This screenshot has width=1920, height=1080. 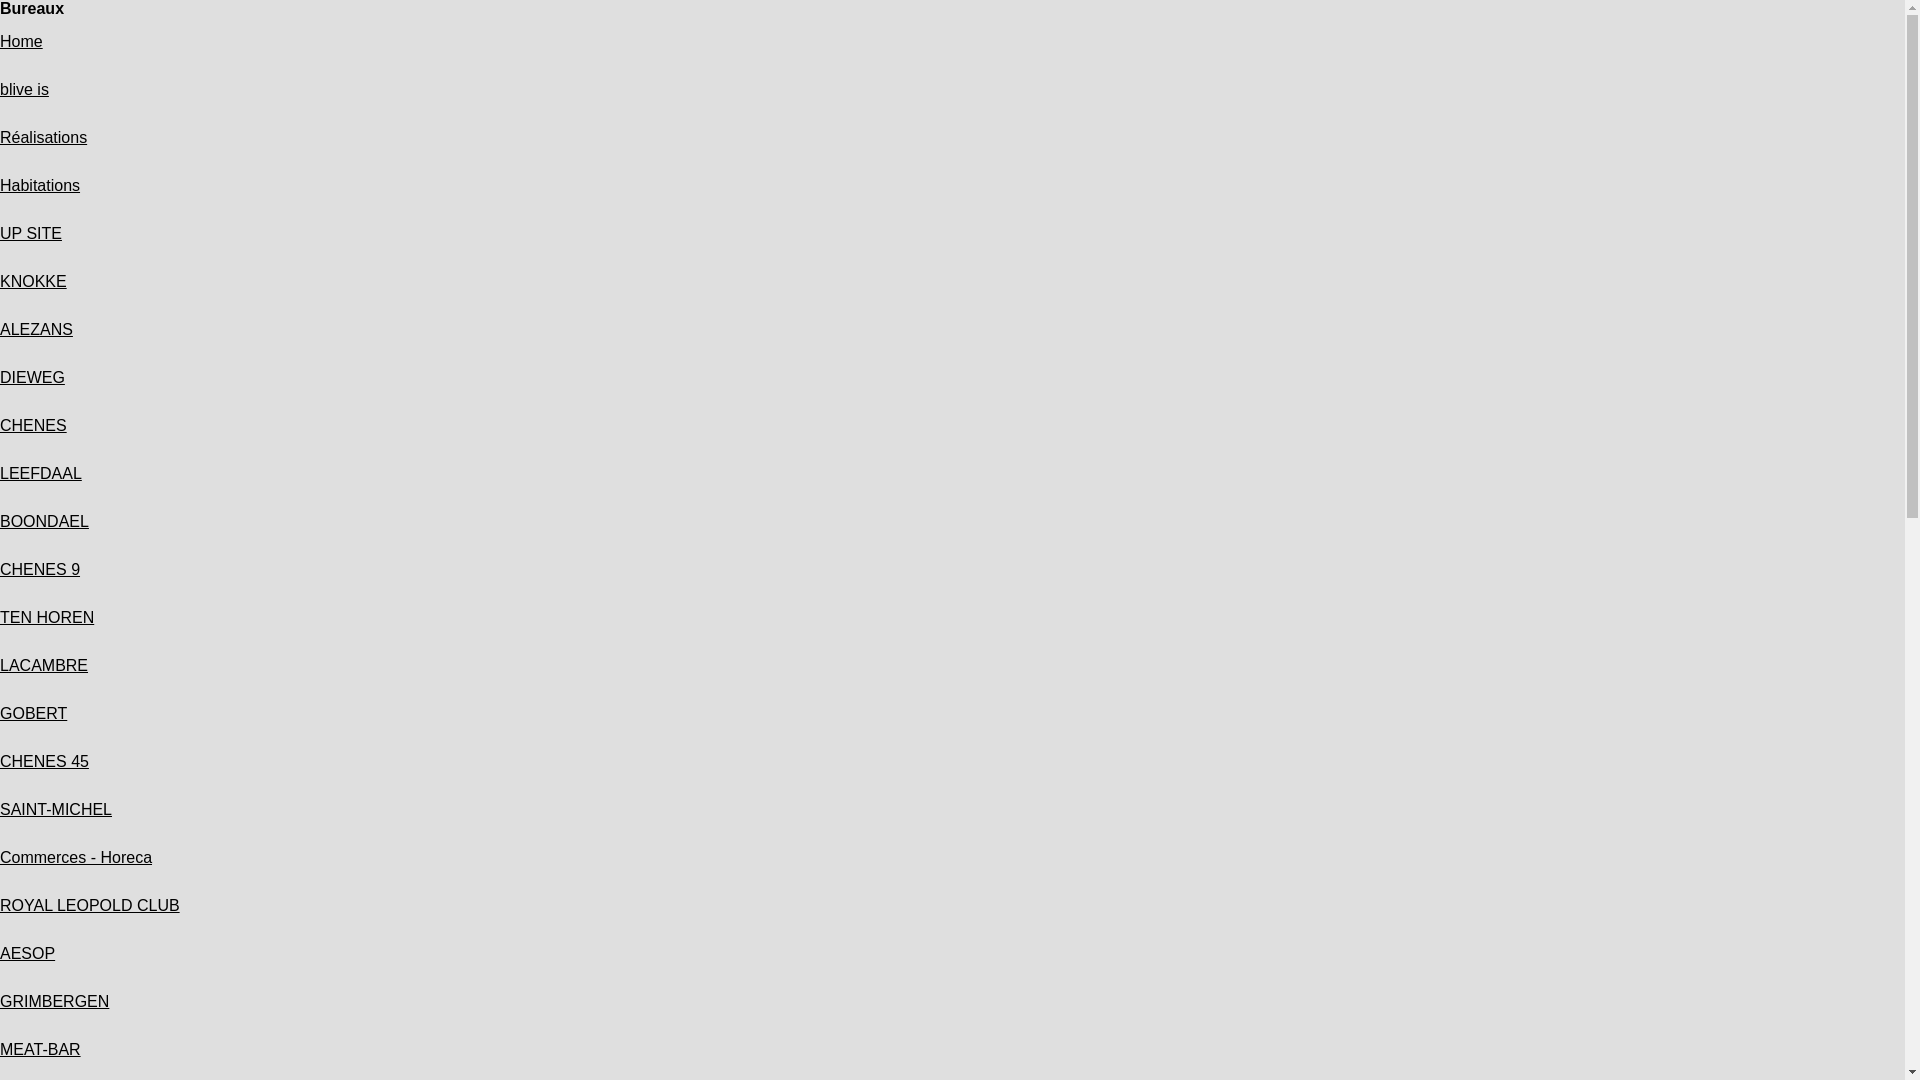 I want to click on 'Habitations', so click(x=0, y=185).